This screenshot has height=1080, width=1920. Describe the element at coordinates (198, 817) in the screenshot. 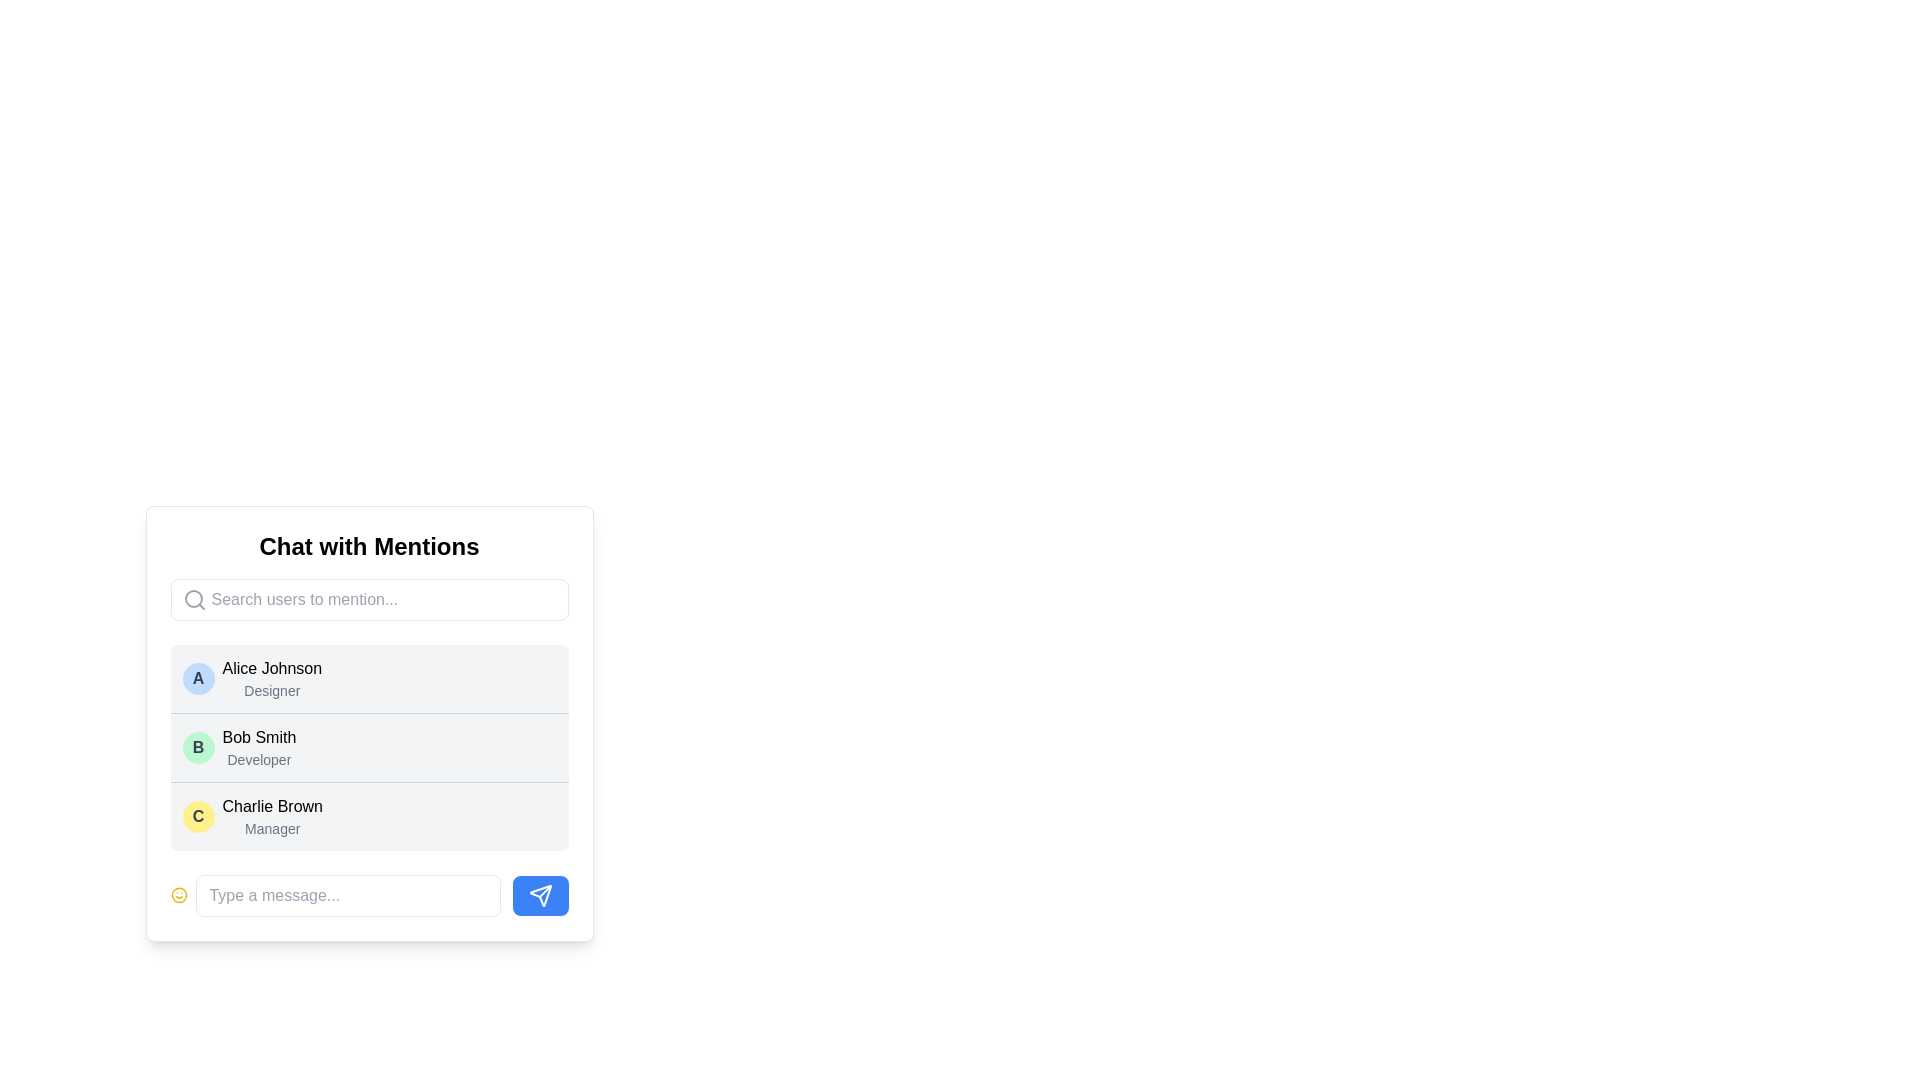

I see `the Avatar element, which is a small circular component with a yellow background and a gray border, containing a bold letter 'C' in gray text, located next to the name 'Charlie Brown' in the 'Chat with Mentions' list` at that location.